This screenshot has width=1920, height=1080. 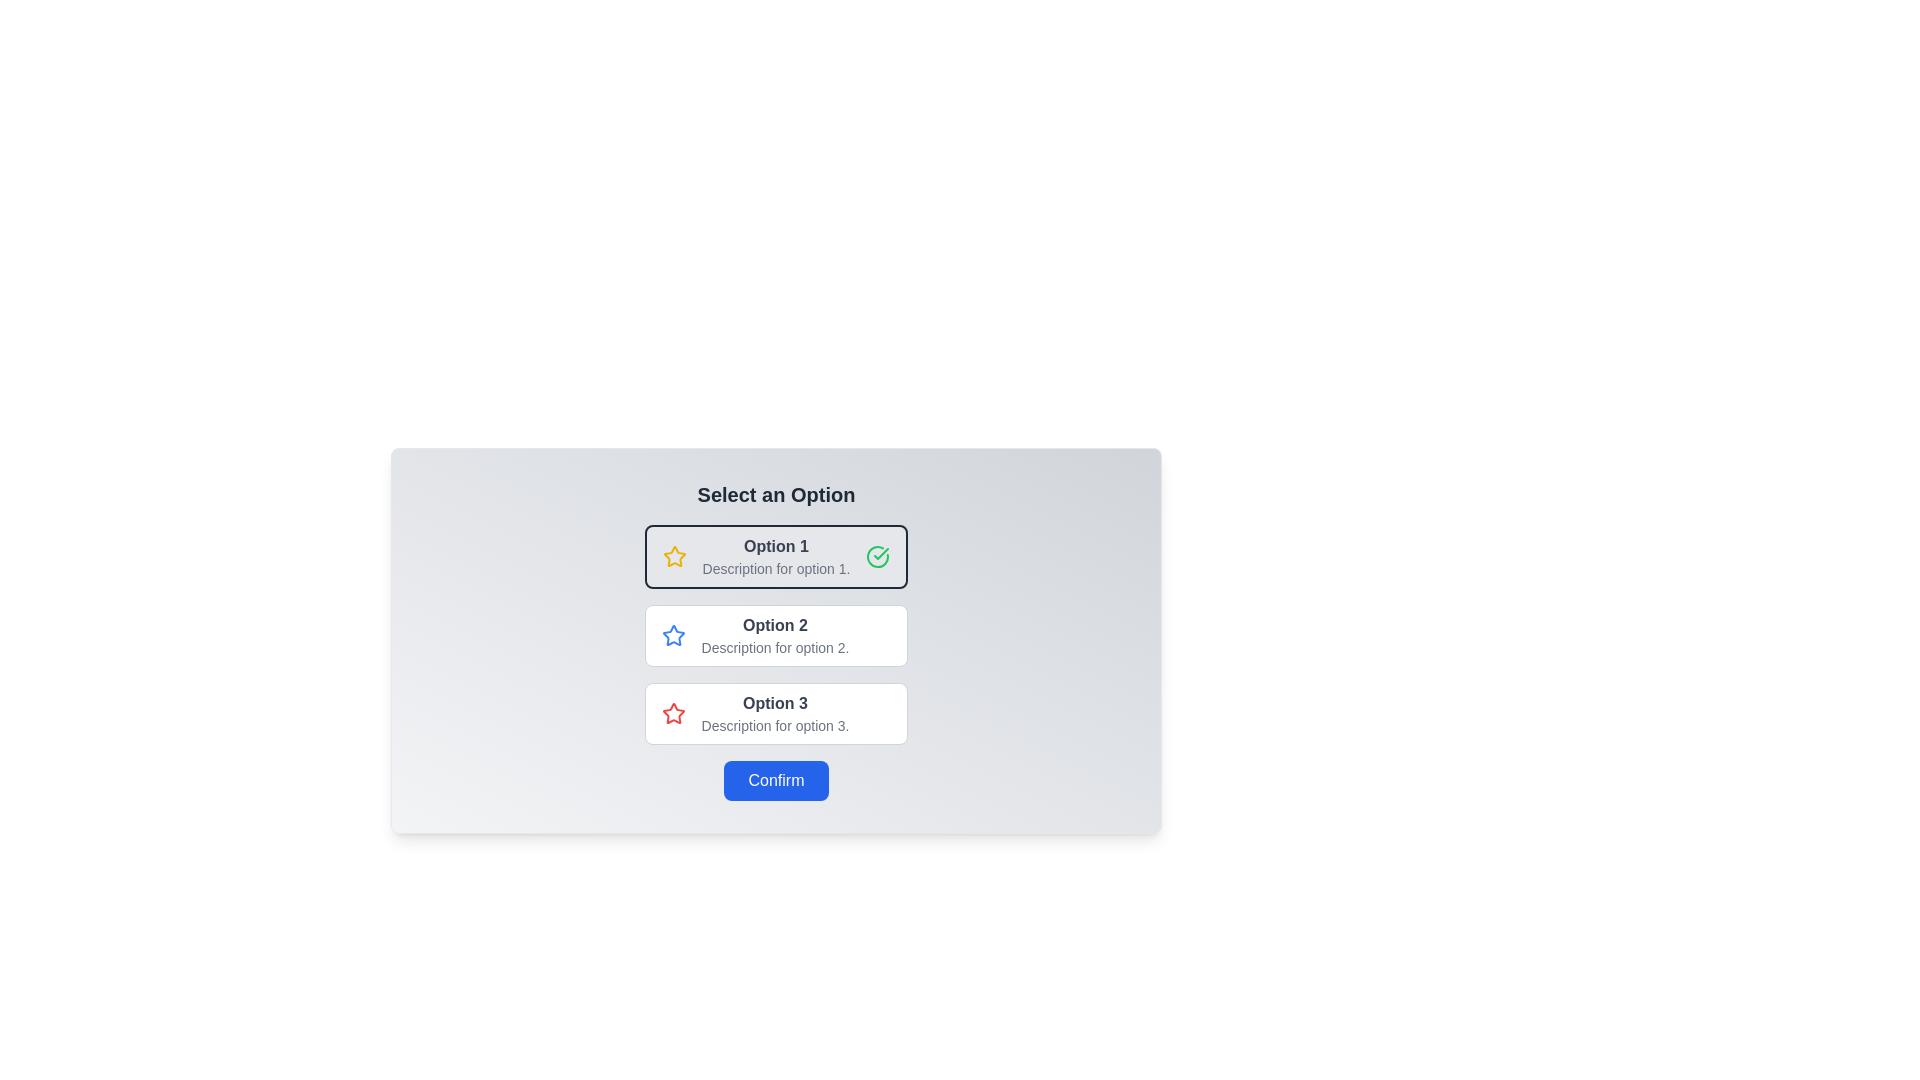 What do you see at coordinates (774, 725) in the screenshot?
I see `additional information provided by the Text Label located directly underneath the 'Option 3' label in the third option card` at bounding box center [774, 725].